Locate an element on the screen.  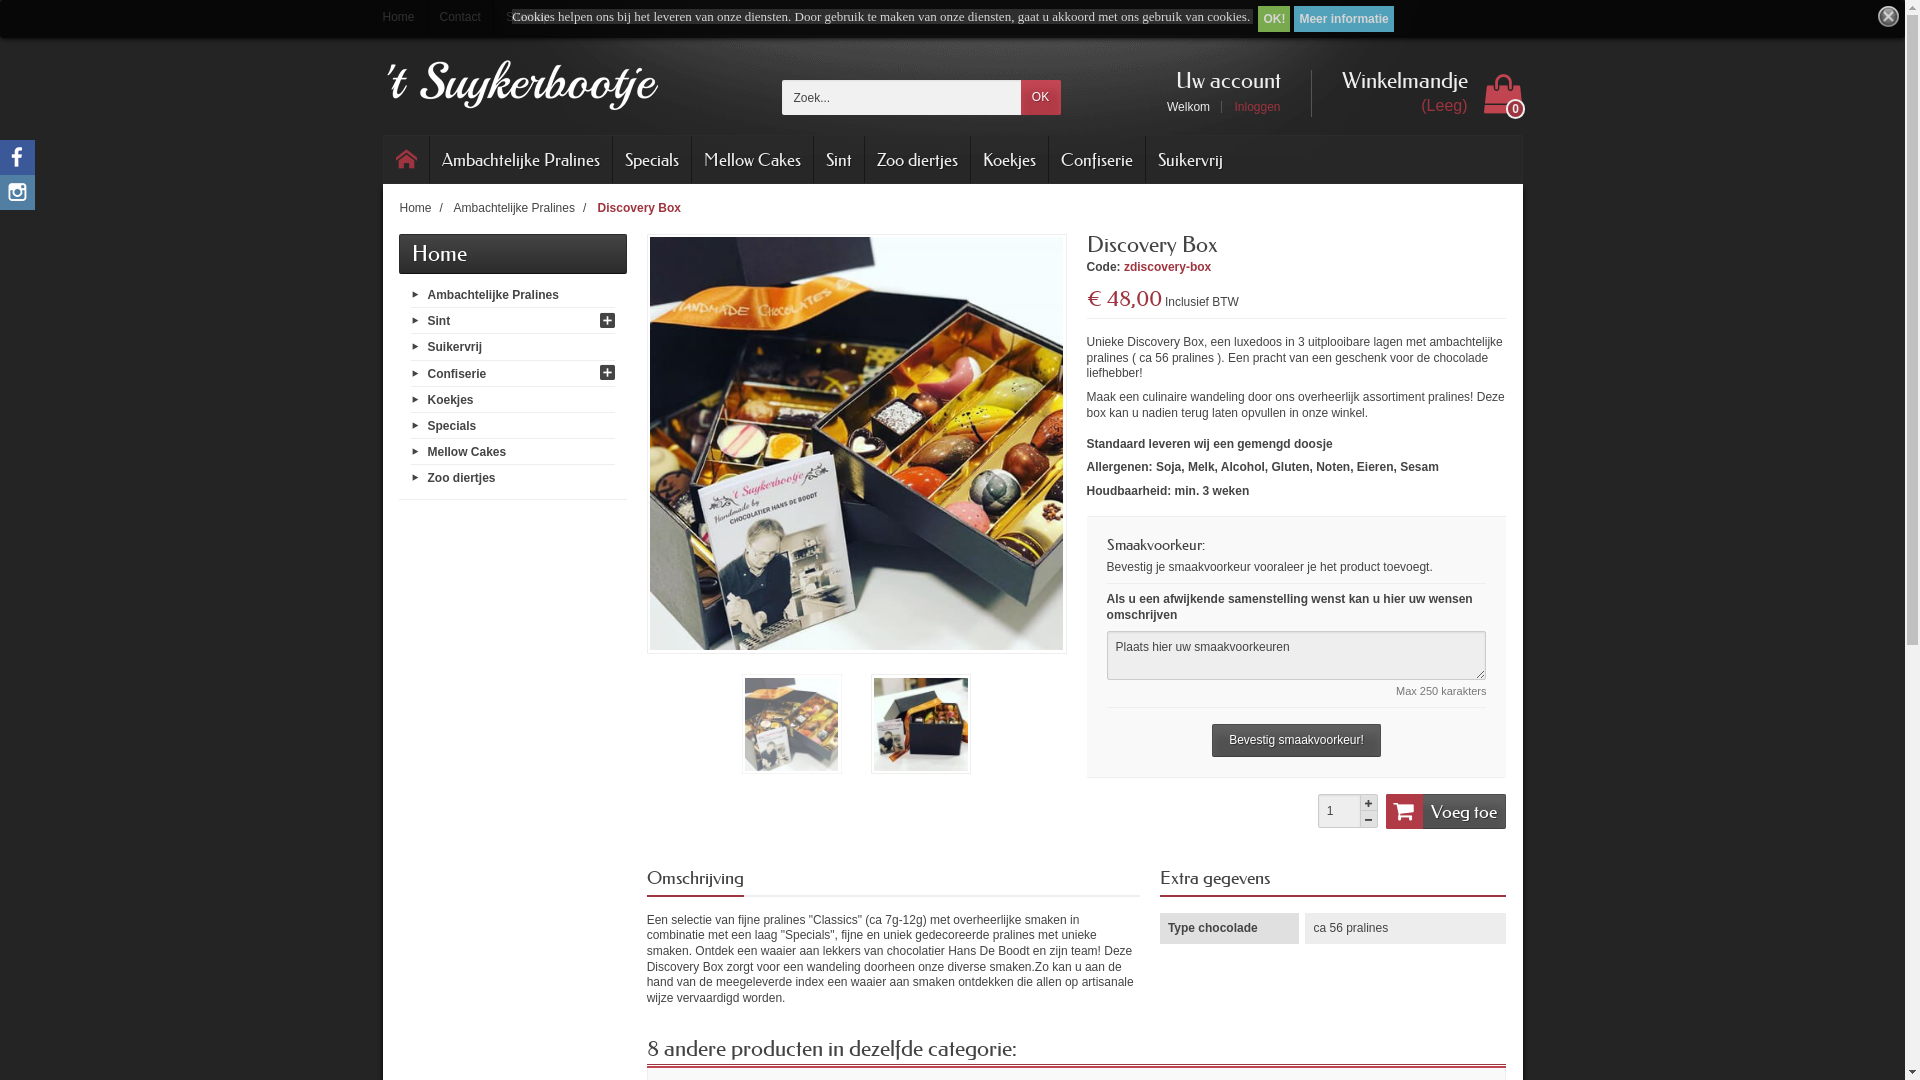
'Bevestig smaakvoorkeur!' is located at coordinates (1296, 740).